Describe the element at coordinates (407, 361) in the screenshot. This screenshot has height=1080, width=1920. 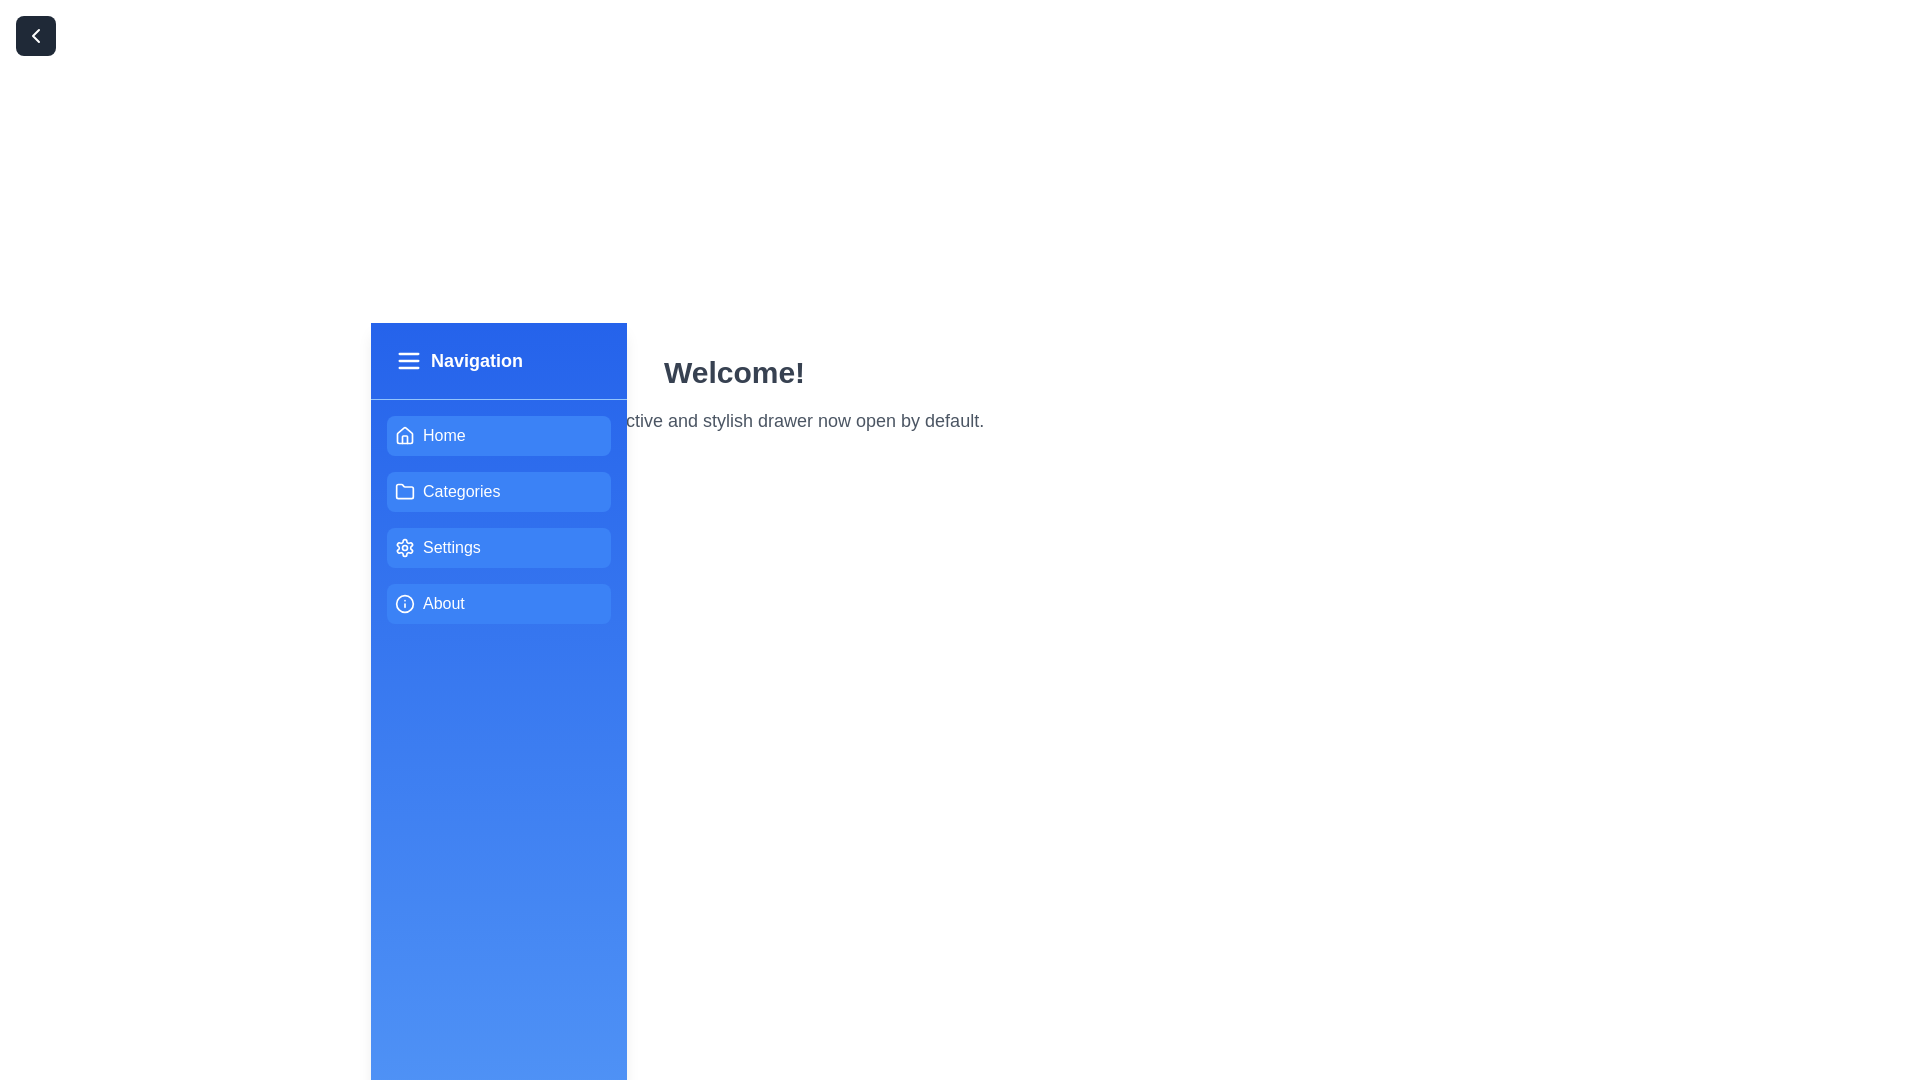
I see `the icon button located to the left of the 'Navigation' text in the header of the left-side vertical navigation bar` at that location.